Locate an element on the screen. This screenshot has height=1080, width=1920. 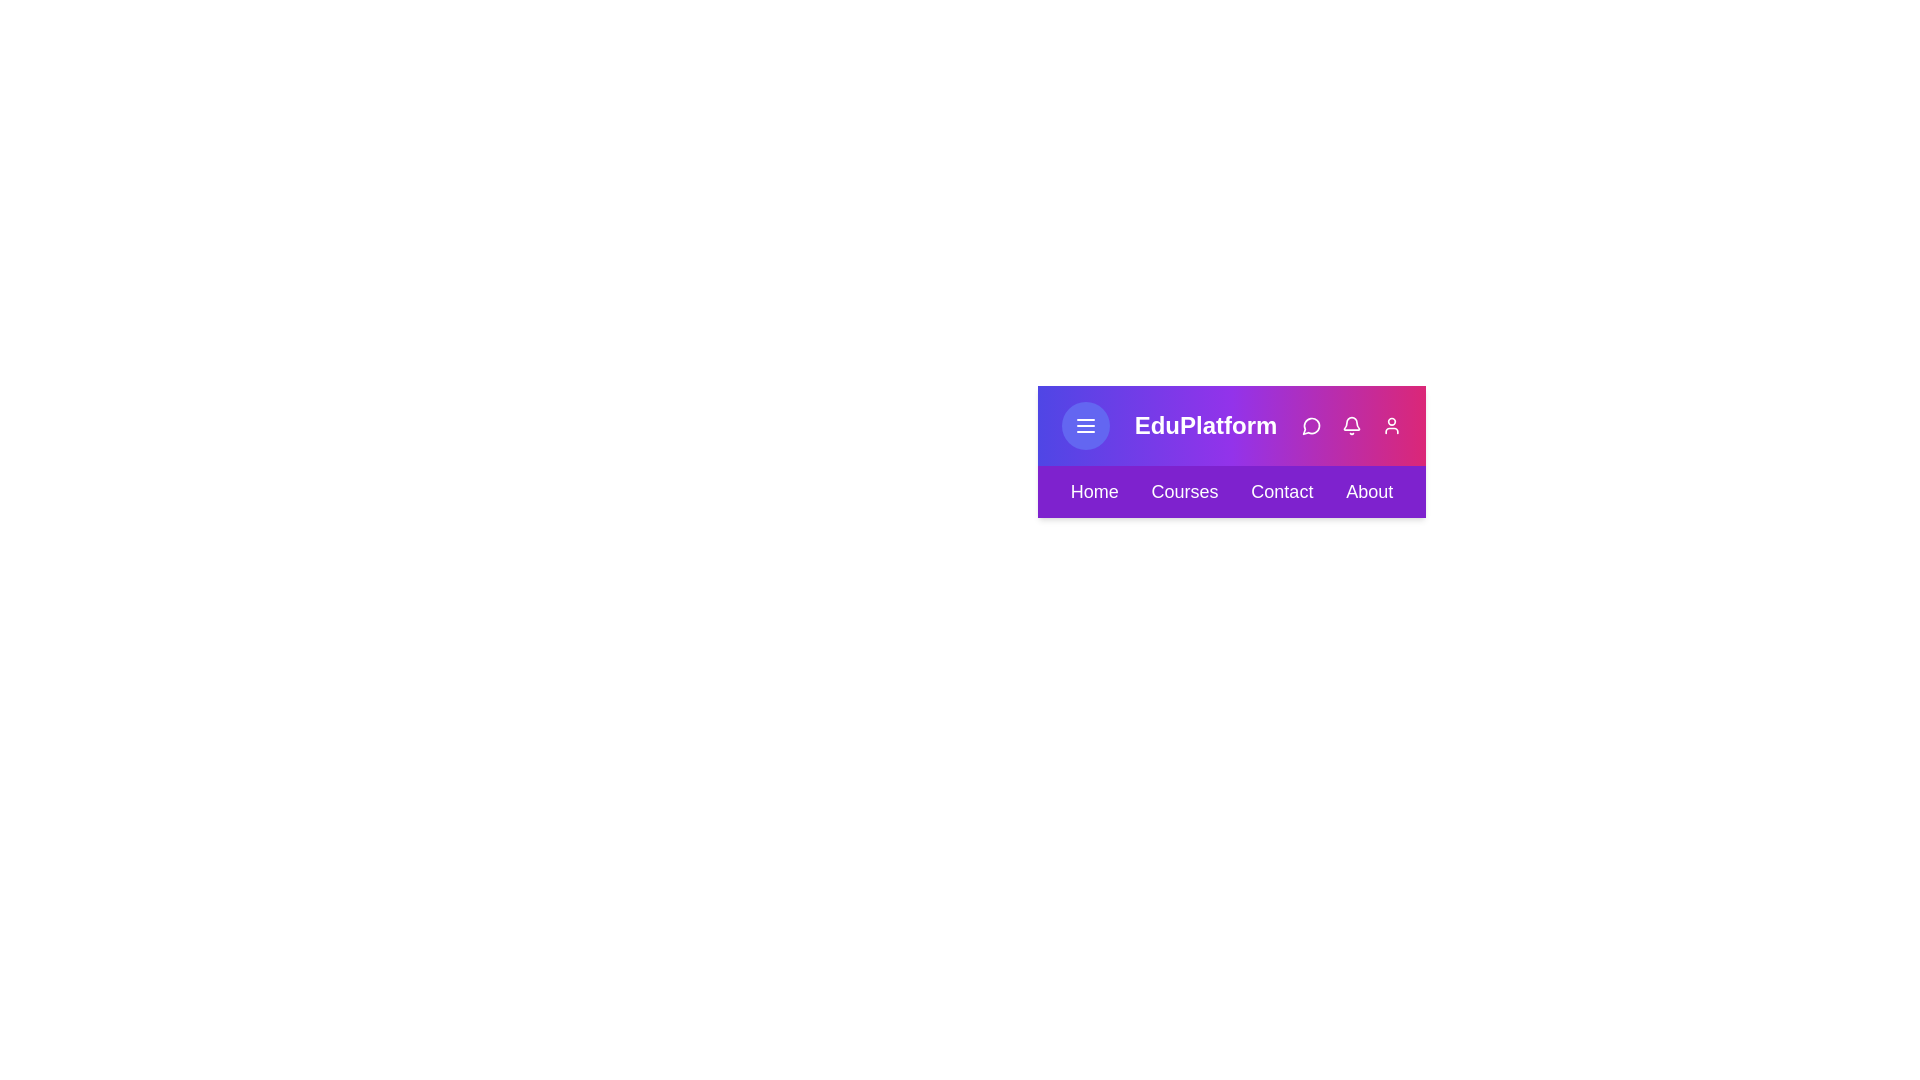
the message icon in the action bar is located at coordinates (1311, 424).